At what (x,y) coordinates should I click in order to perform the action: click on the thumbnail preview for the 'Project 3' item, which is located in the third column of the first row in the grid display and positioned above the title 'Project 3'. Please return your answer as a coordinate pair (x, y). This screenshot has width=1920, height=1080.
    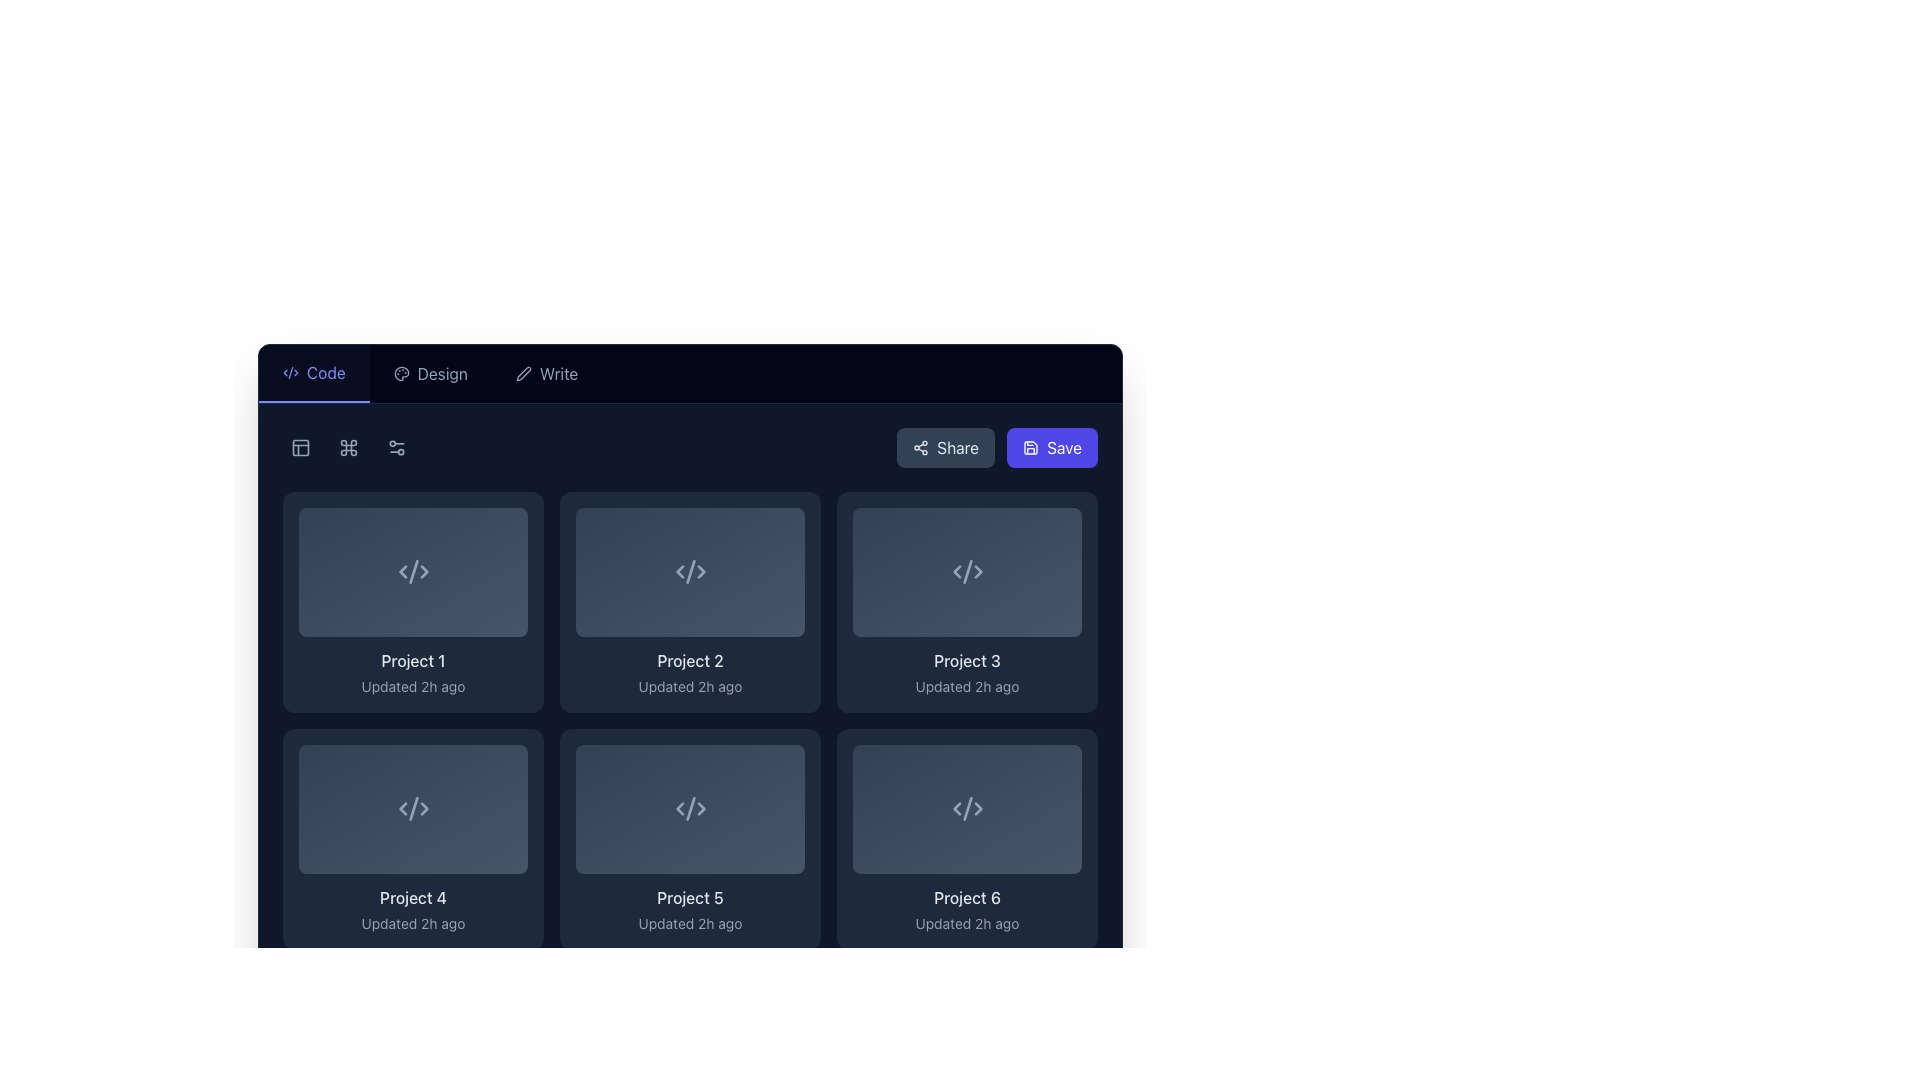
    Looking at the image, I should click on (967, 572).